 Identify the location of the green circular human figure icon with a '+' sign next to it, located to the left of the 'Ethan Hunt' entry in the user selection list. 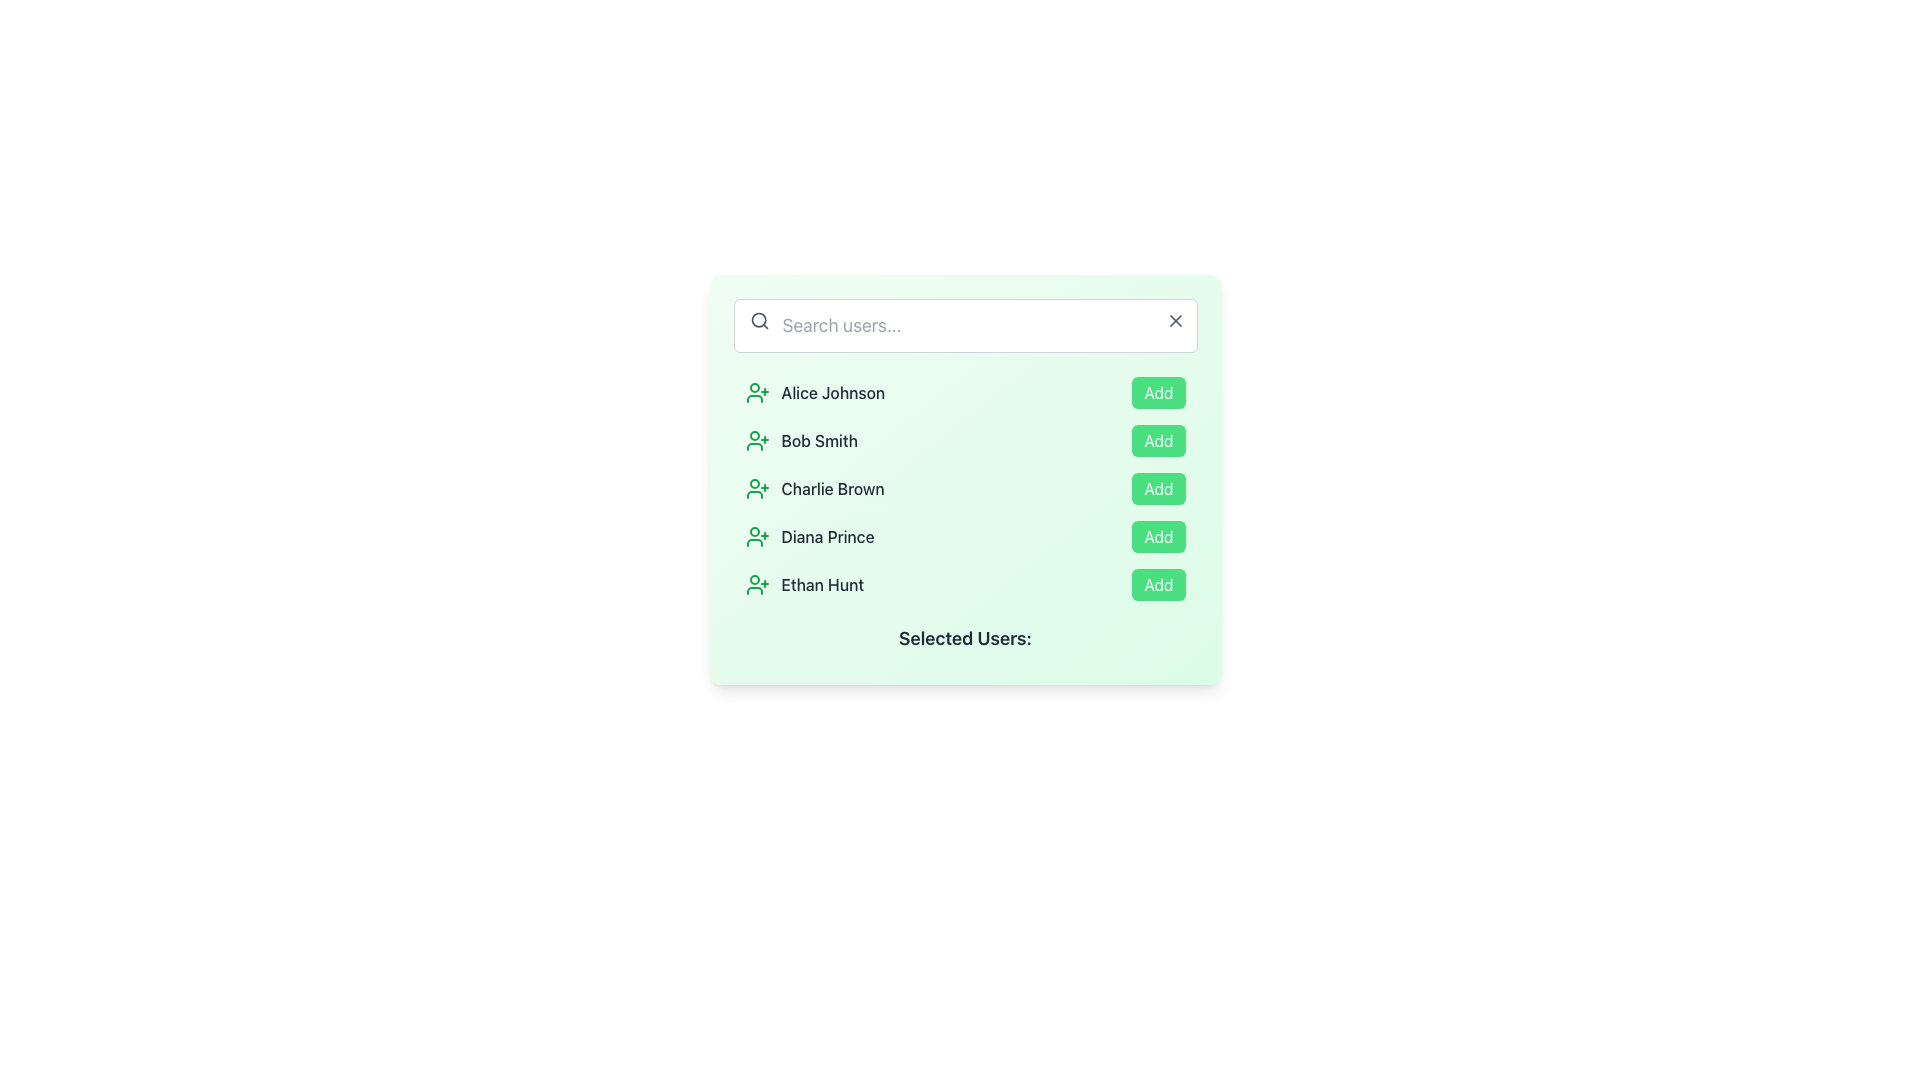
(756, 585).